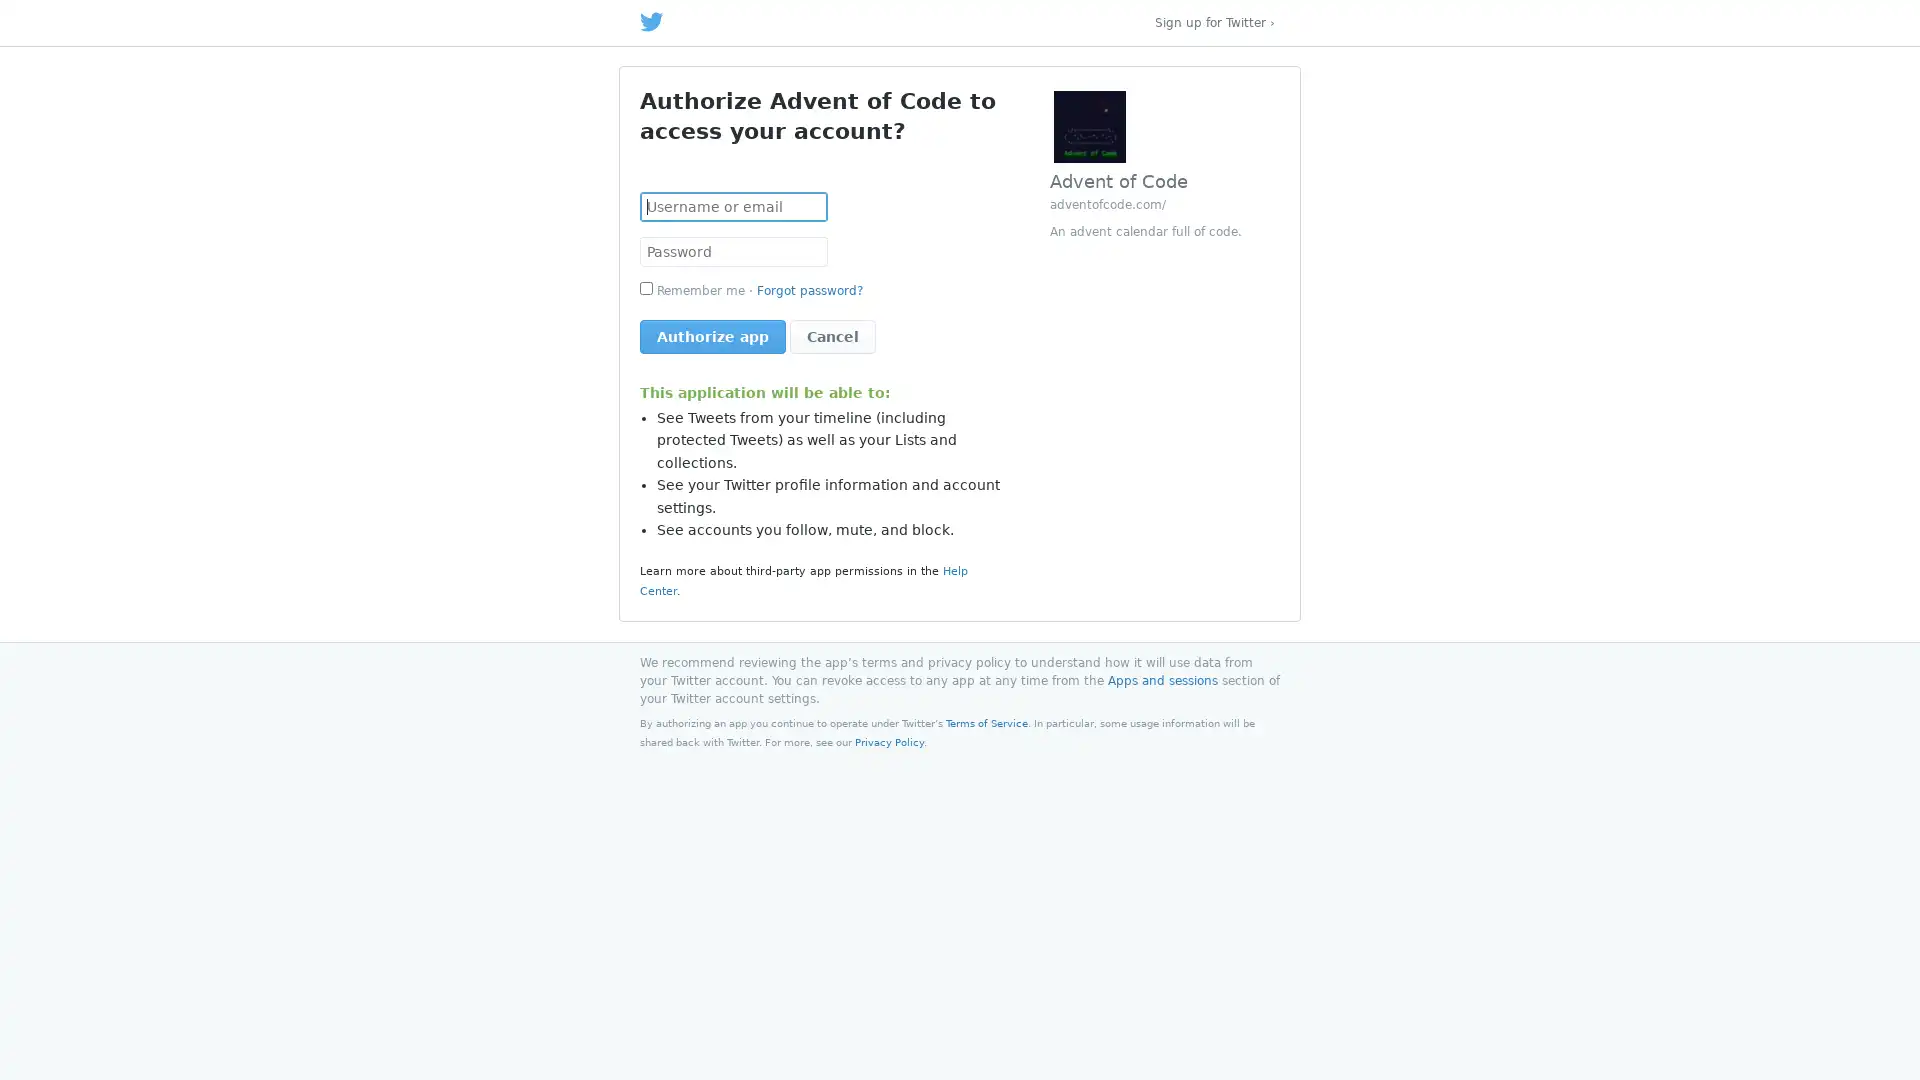  Describe the element at coordinates (833, 335) in the screenshot. I see `Cancel` at that location.